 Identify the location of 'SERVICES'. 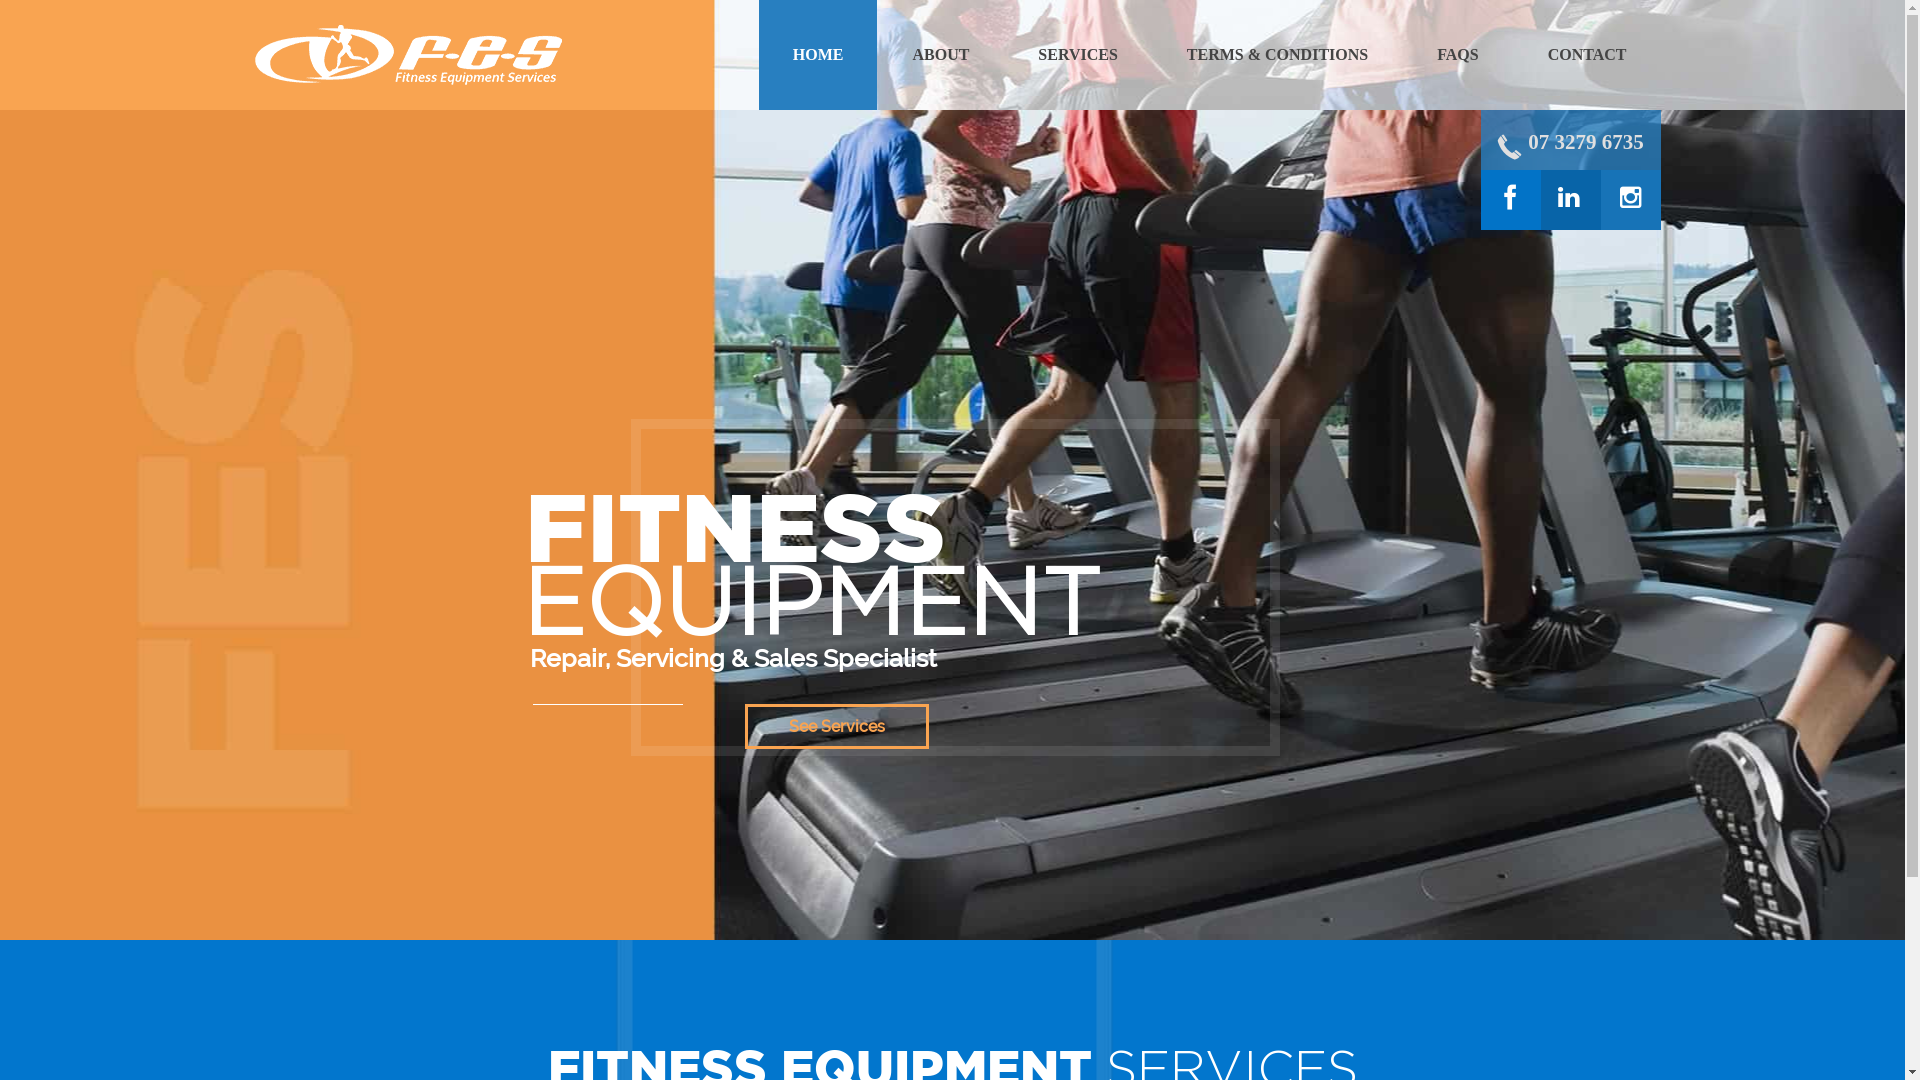
(1076, 53).